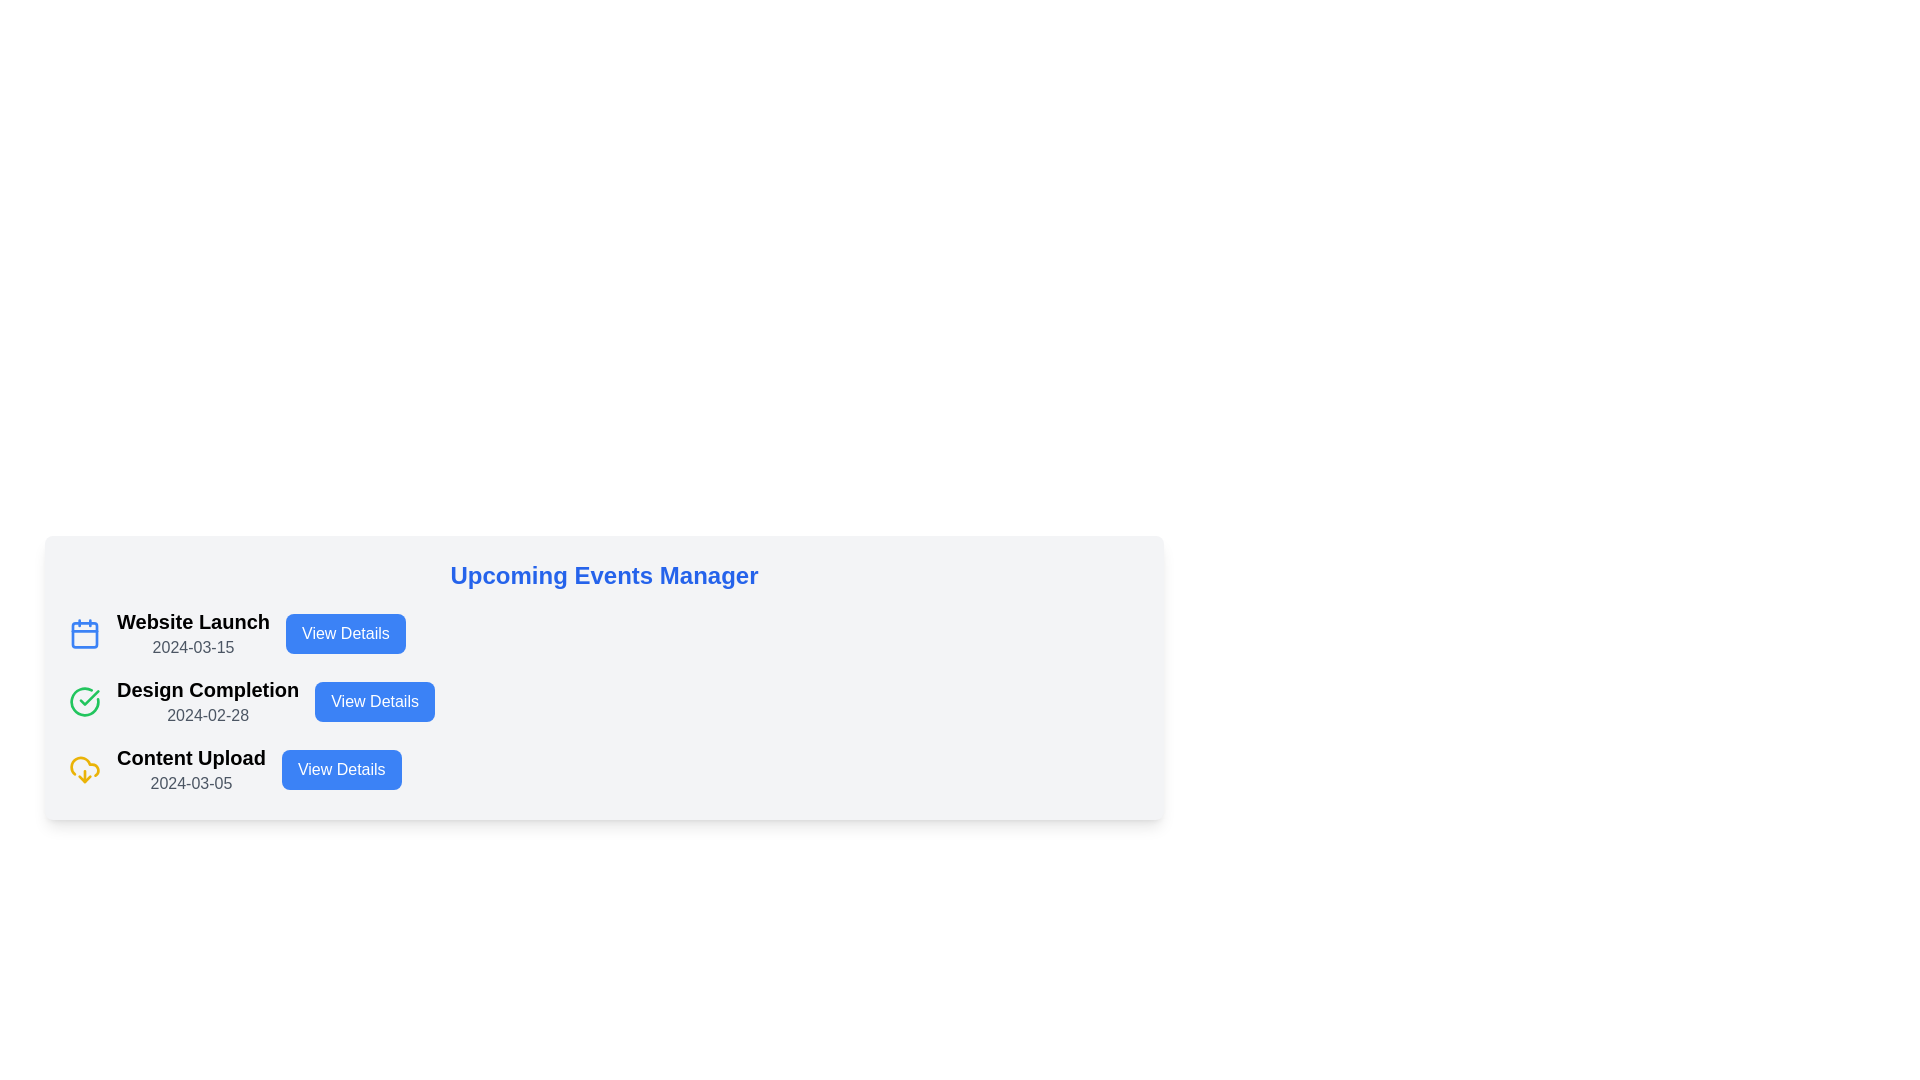 This screenshot has height=1080, width=1920. Describe the element at coordinates (208, 701) in the screenshot. I see `the text display labeled 'Design Completion' with the date '2024-02-28', which is positioned below 'Website Launch' and above 'Content Upload'` at that location.